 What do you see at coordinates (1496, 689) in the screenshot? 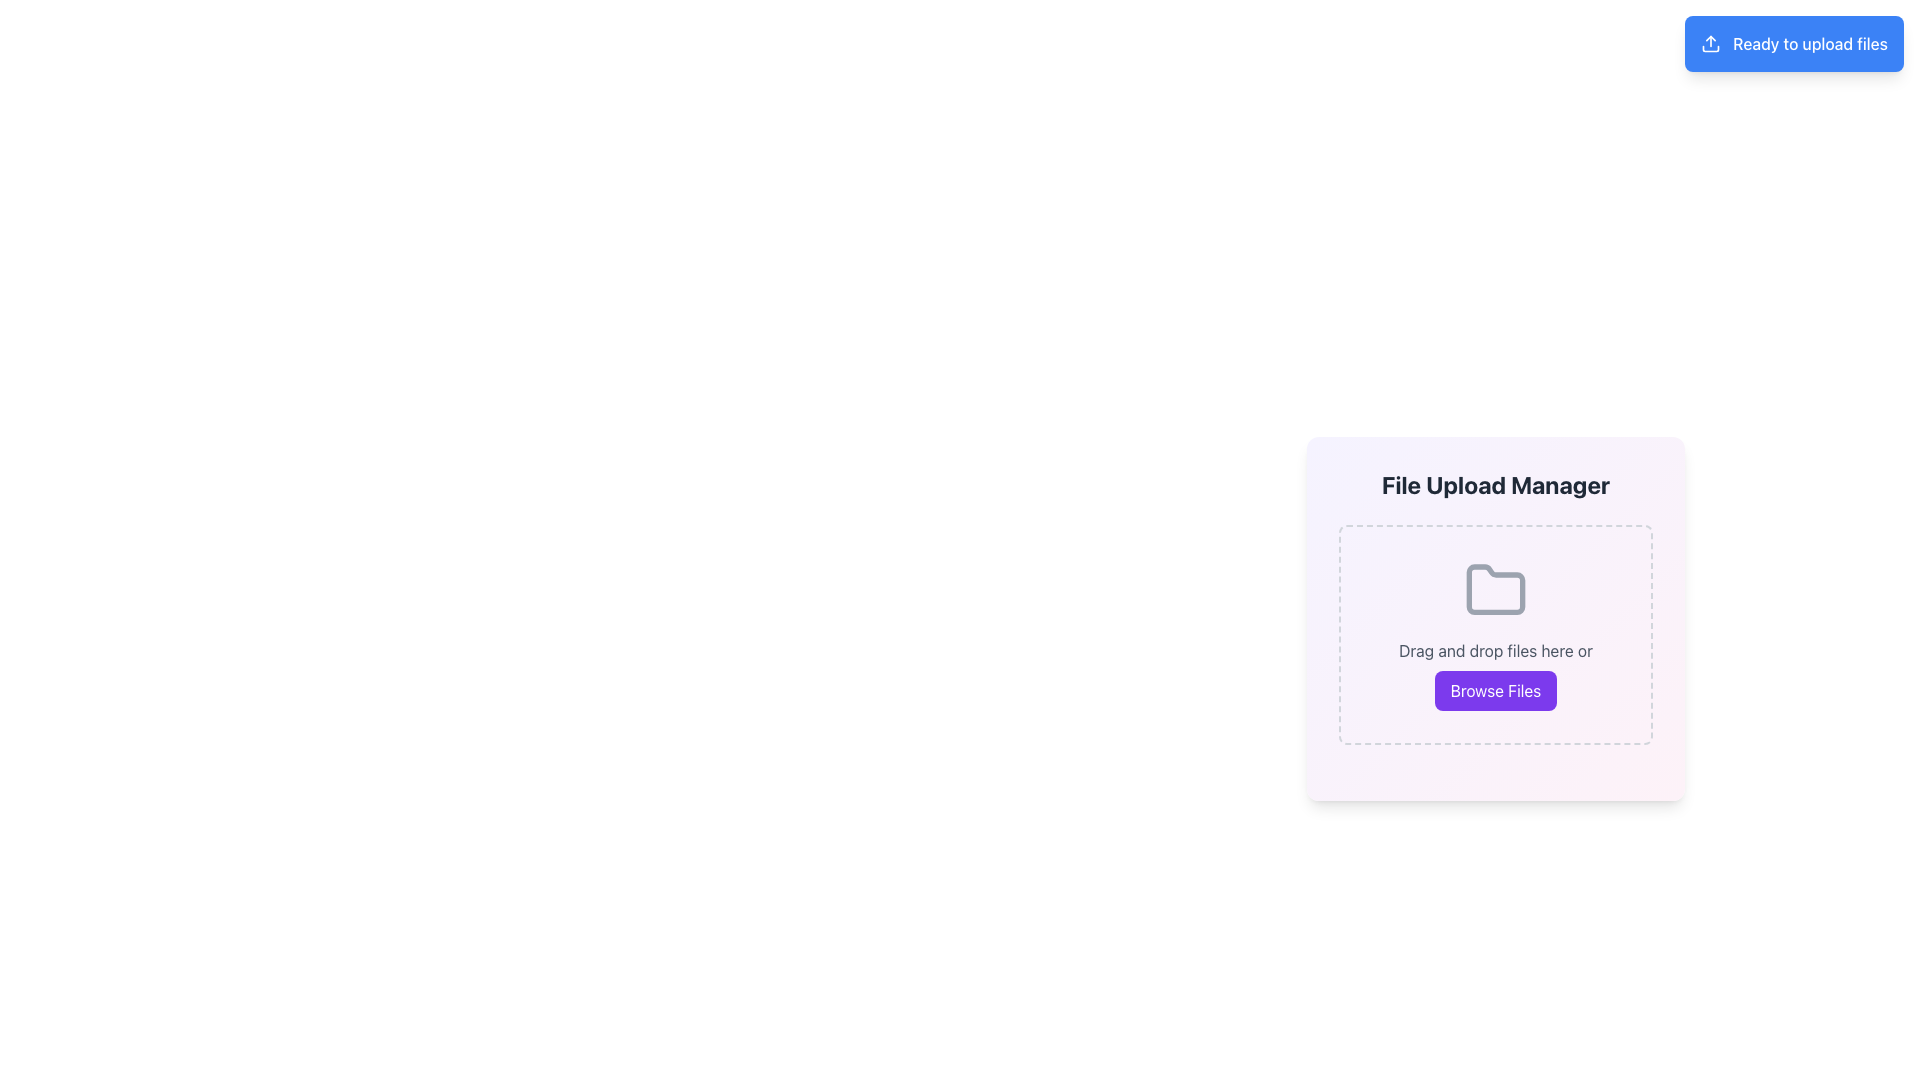
I see `the 'Browse Files' button, which is a rectangular button with white text on a purple background, located in the 'File Upload Manager' section` at bounding box center [1496, 689].